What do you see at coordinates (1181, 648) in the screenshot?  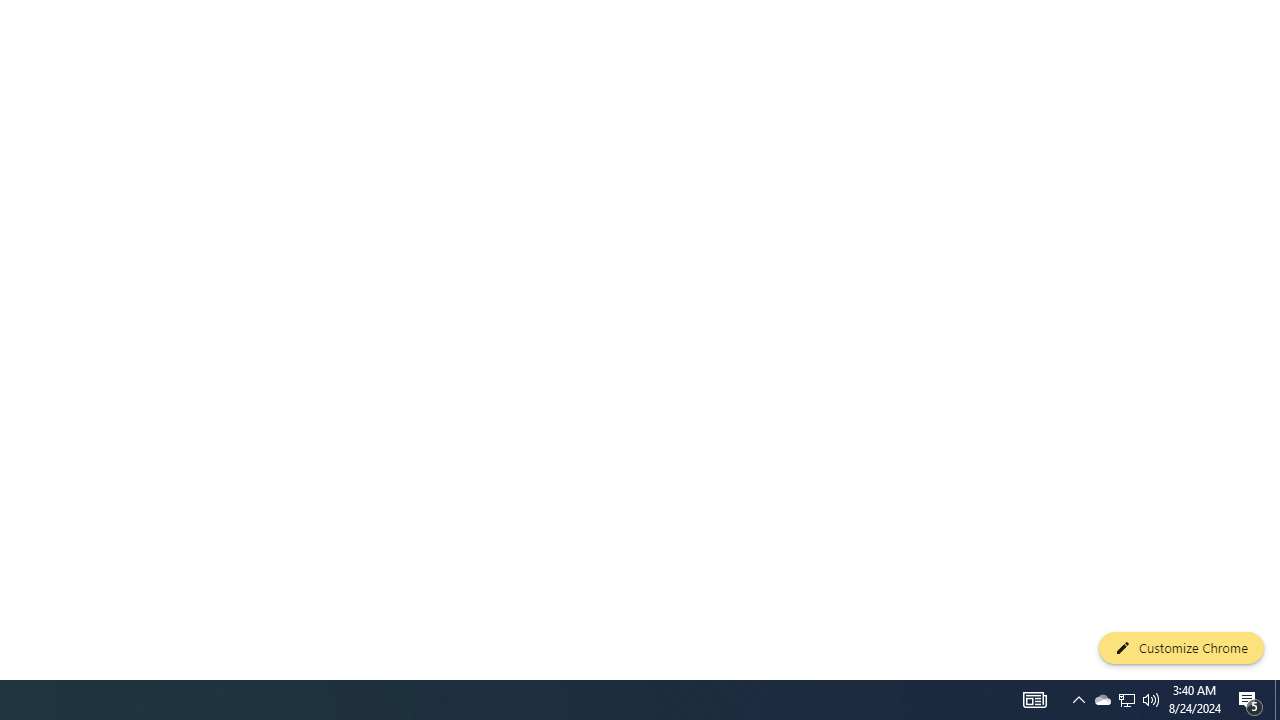 I see `'Customize Chrome'` at bounding box center [1181, 648].